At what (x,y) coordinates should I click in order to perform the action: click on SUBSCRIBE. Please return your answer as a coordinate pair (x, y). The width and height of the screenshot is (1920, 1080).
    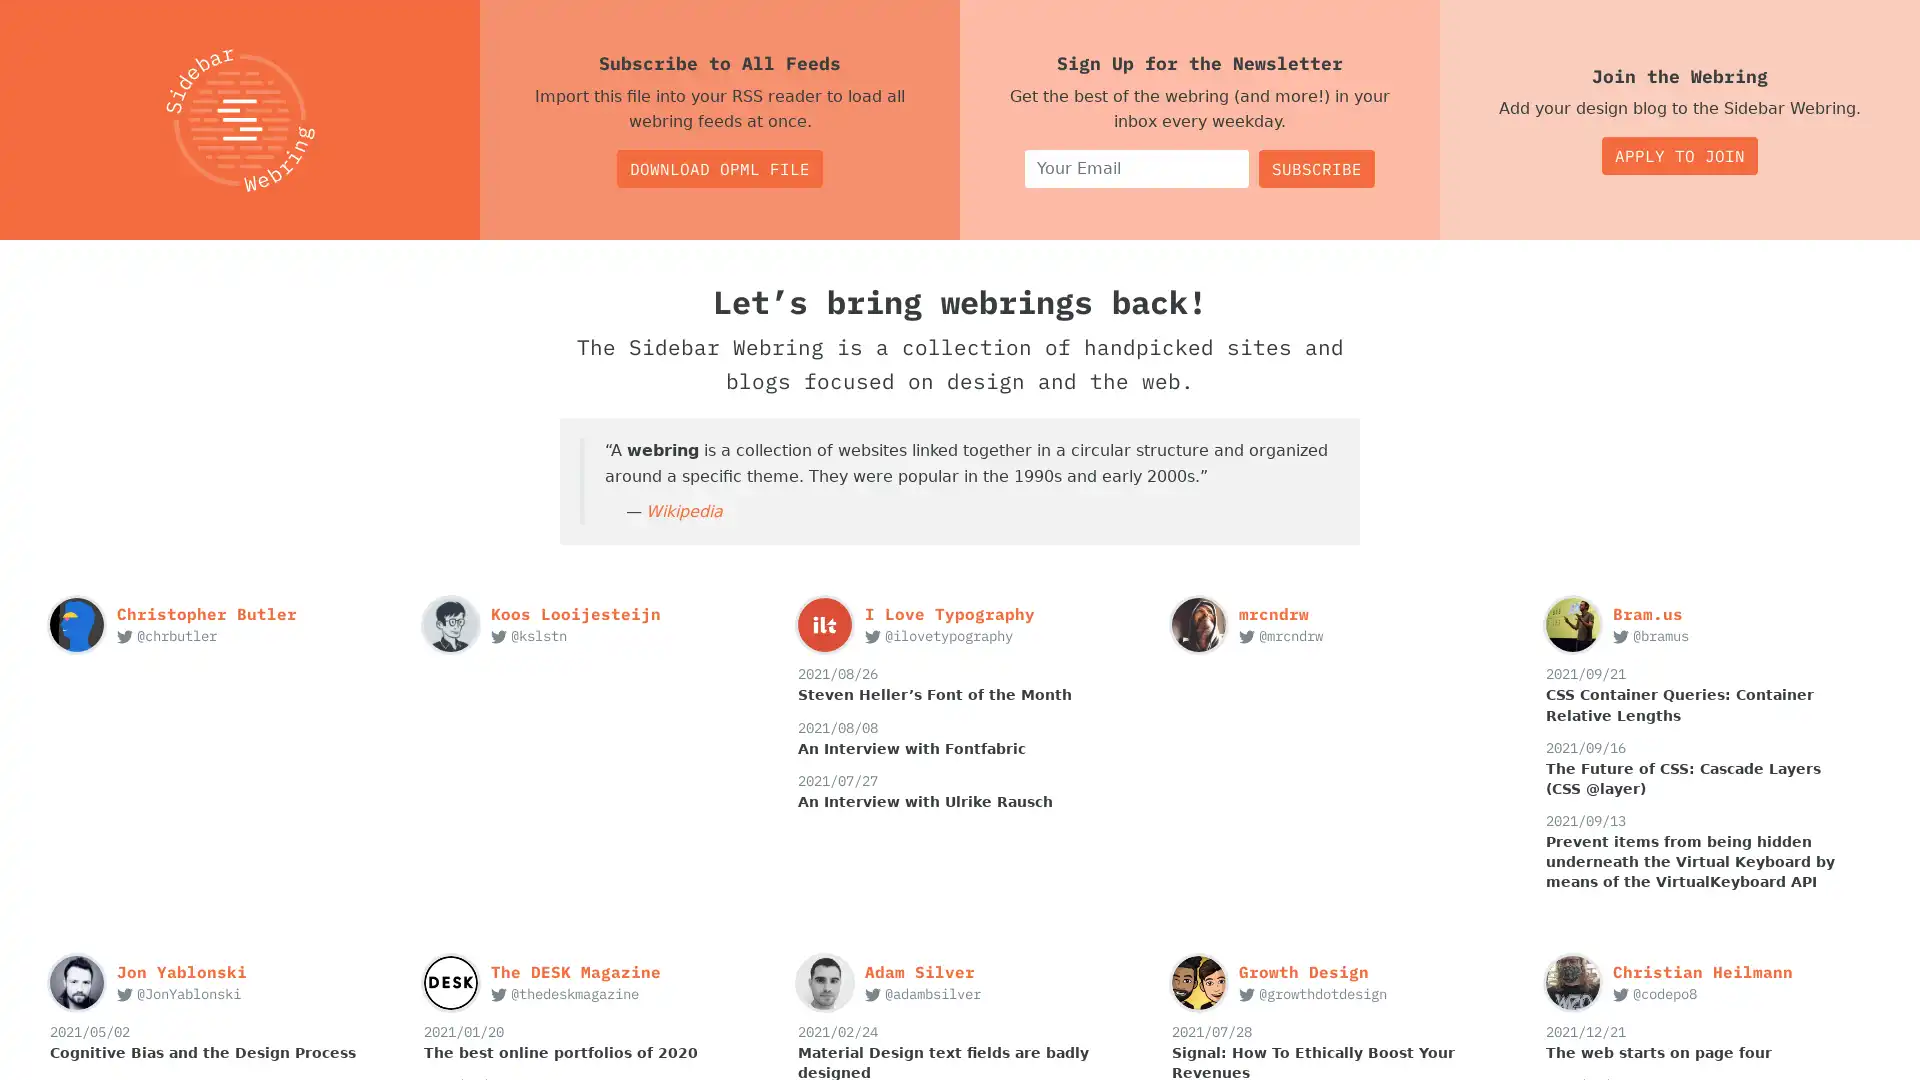
    Looking at the image, I should click on (1316, 167).